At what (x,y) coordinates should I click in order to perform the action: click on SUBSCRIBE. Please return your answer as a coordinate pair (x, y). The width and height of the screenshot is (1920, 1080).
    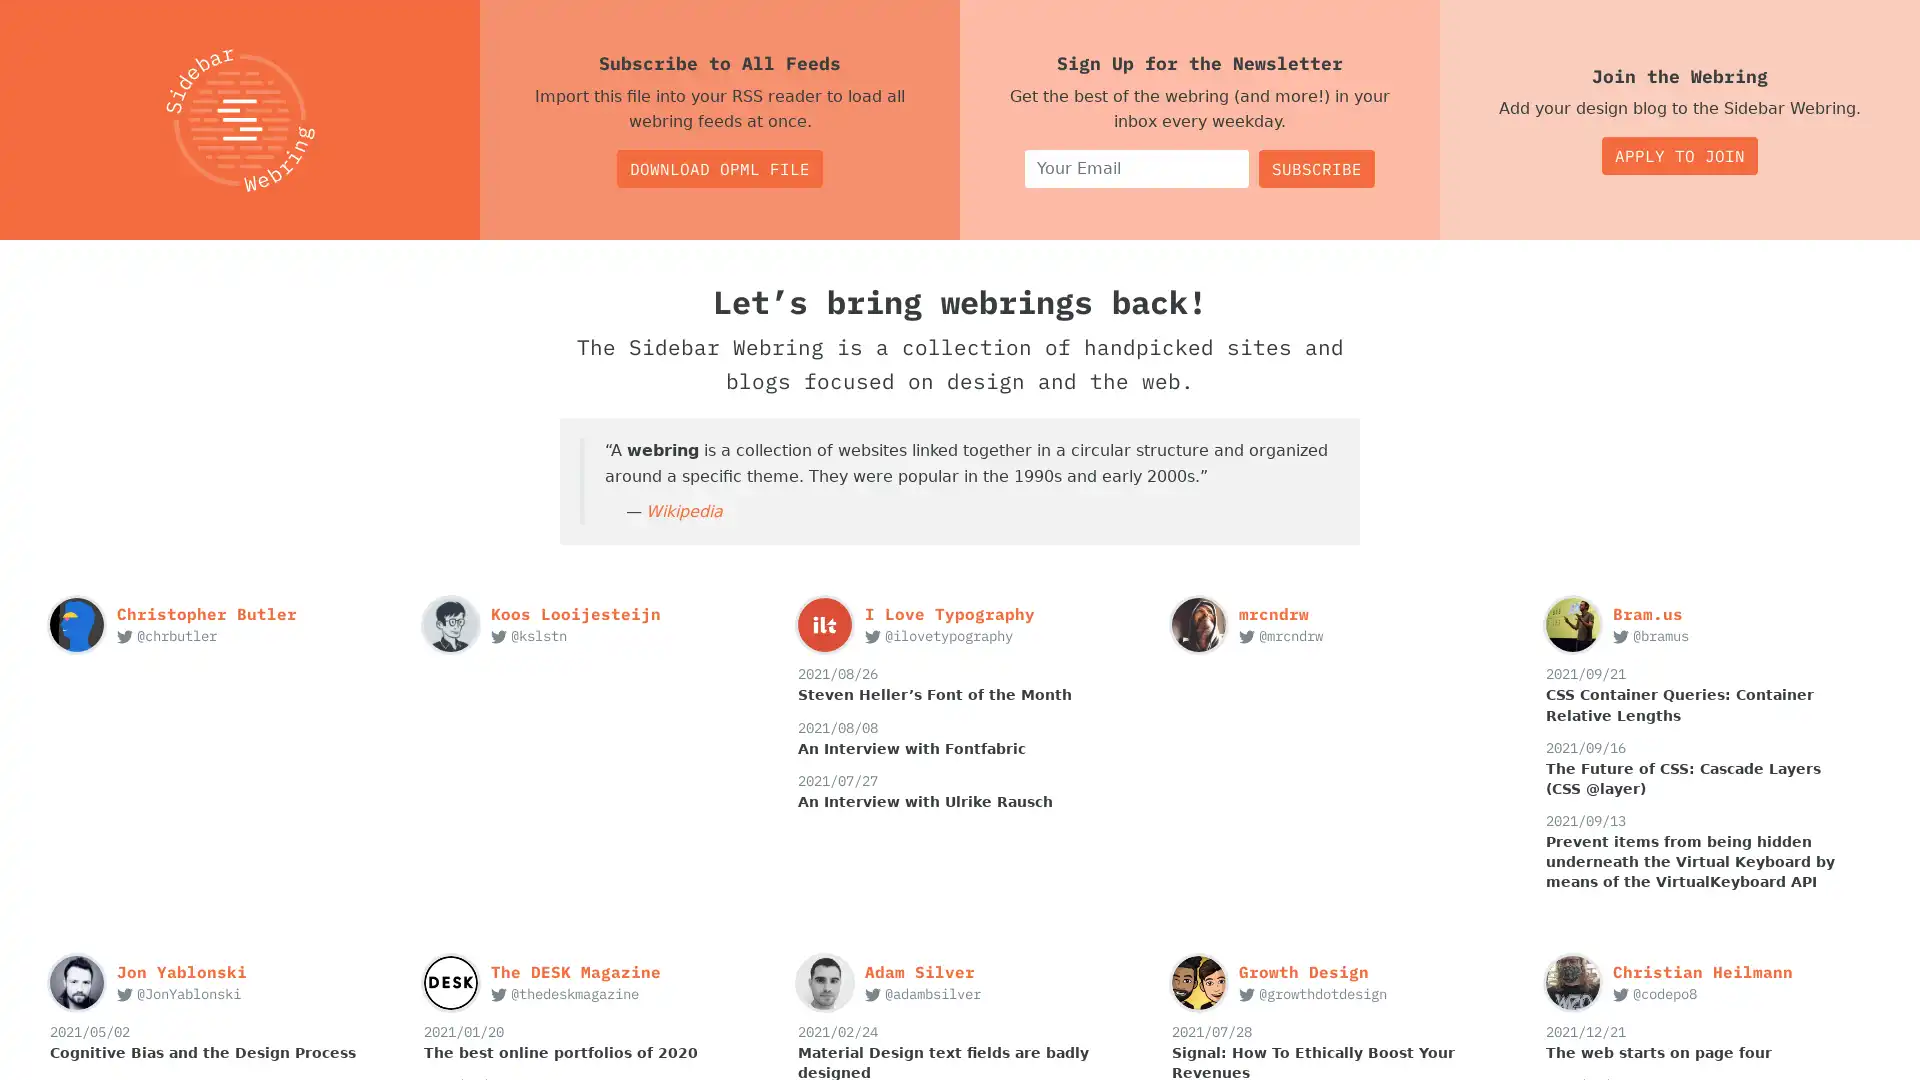
    Looking at the image, I should click on (1316, 167).